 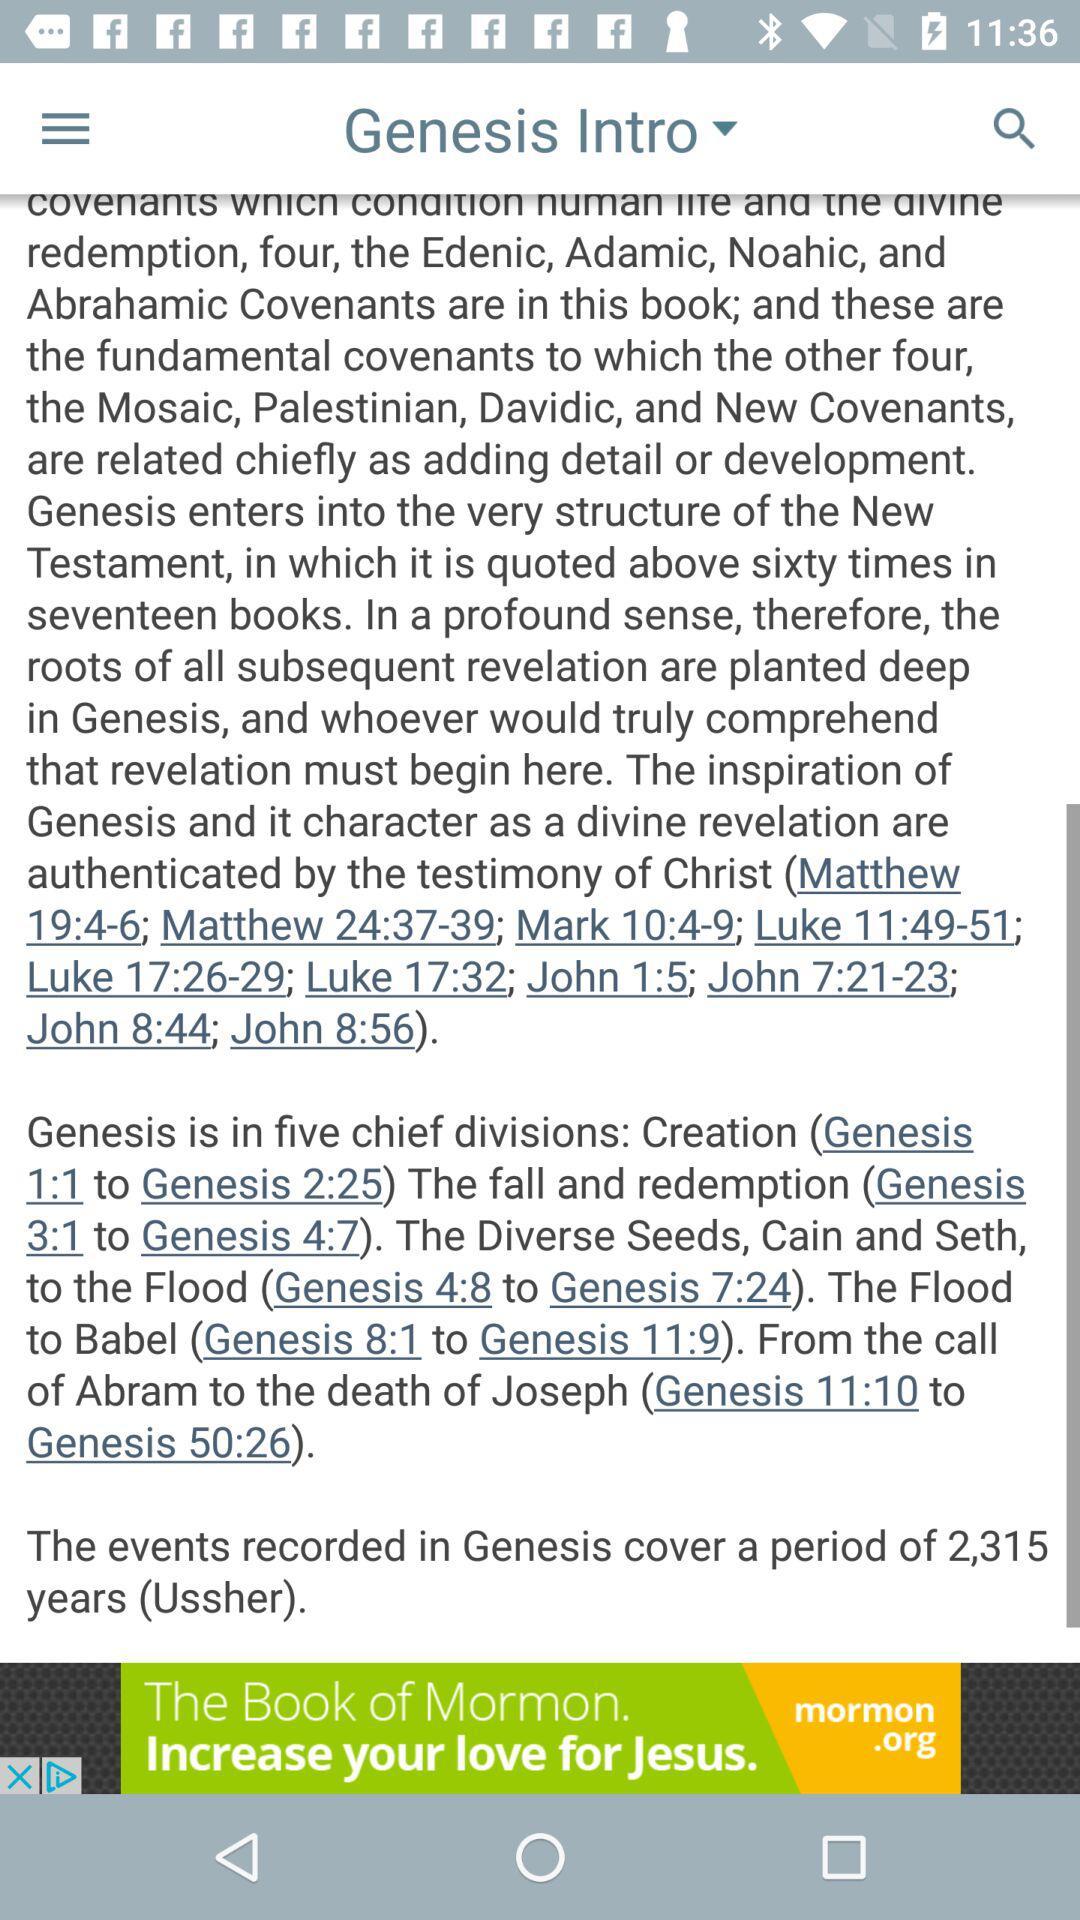 I want to click on menu, so click(x=64, y=127).